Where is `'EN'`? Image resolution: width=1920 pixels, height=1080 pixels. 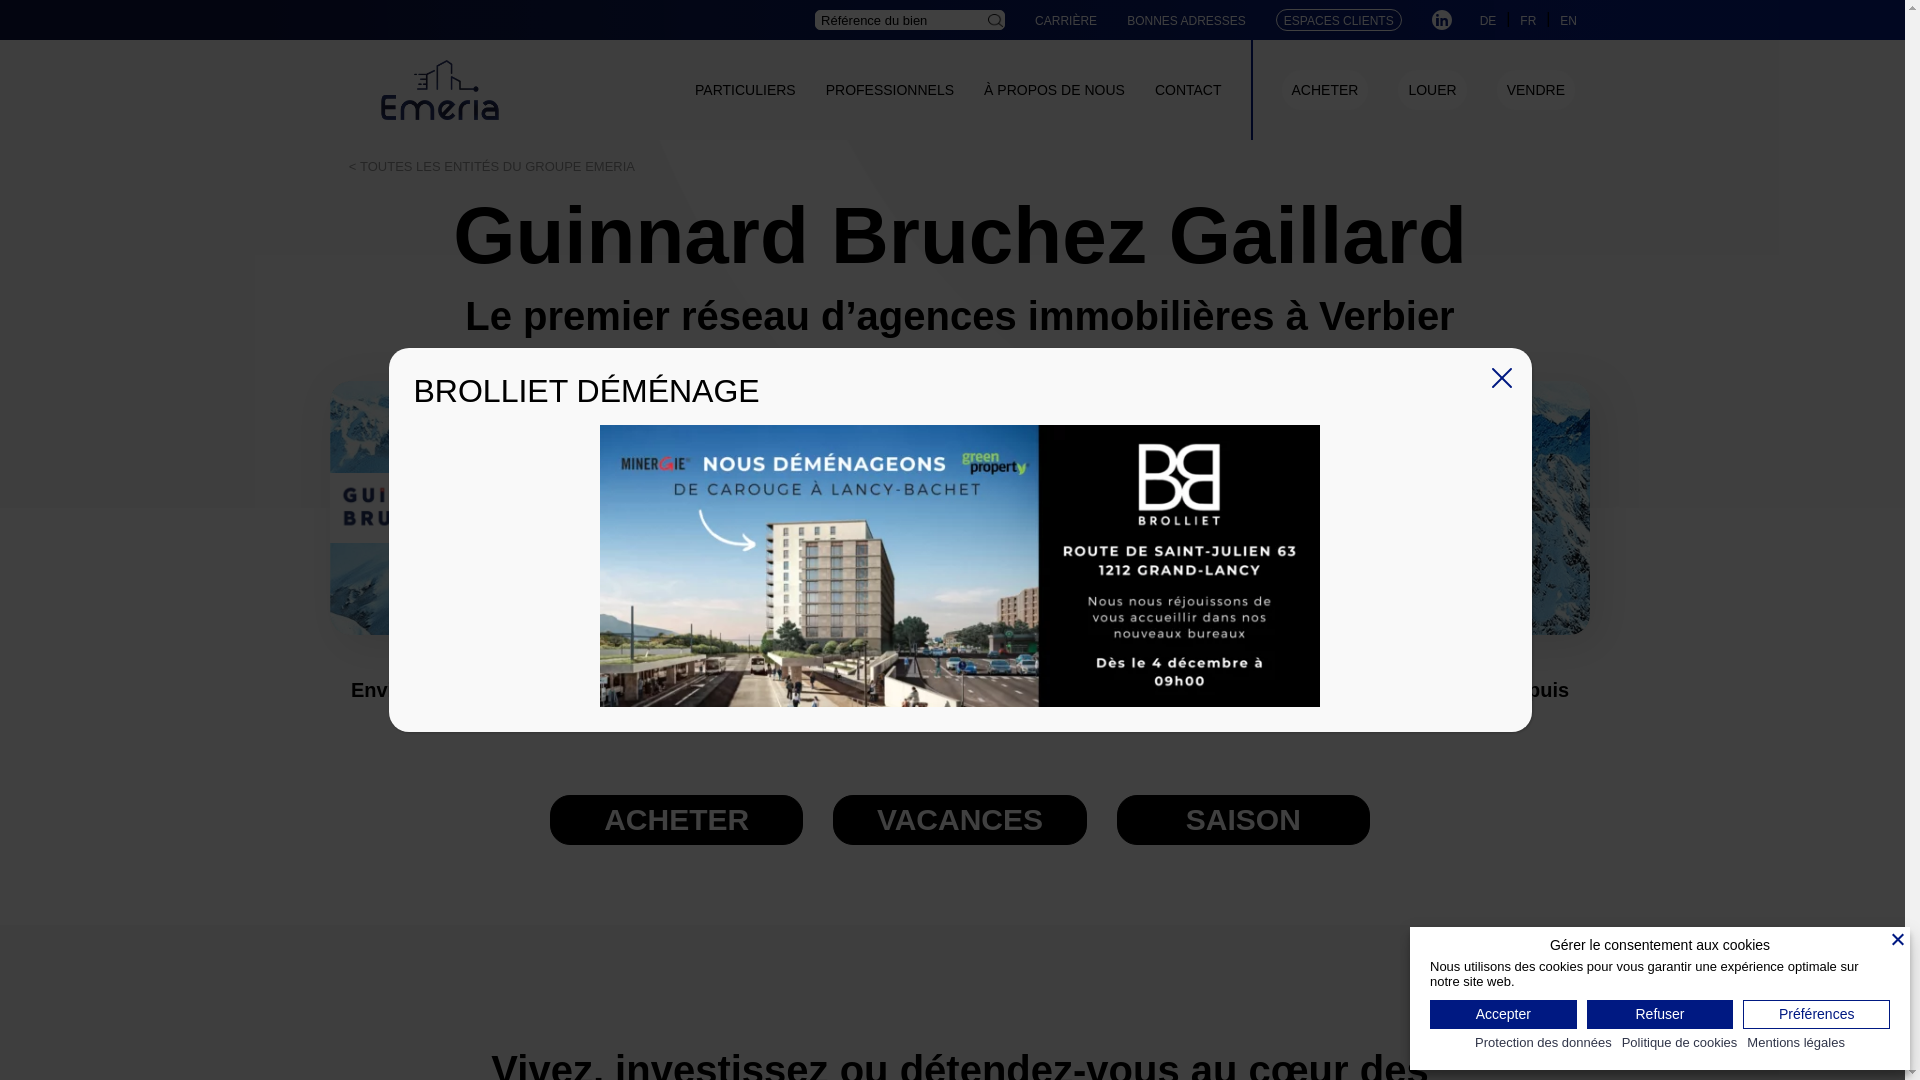
'EN' is located at coordinates (1567, 20).